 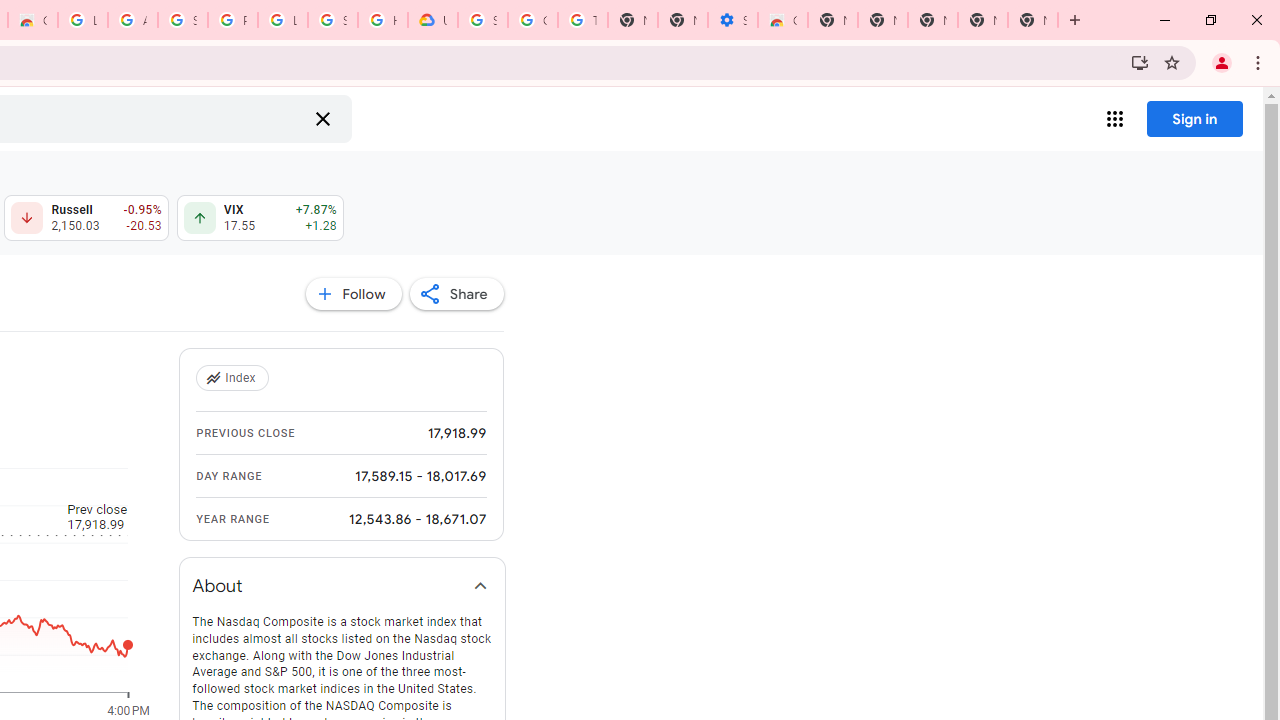 I want to click on 'About', so click(x=342, y=585).